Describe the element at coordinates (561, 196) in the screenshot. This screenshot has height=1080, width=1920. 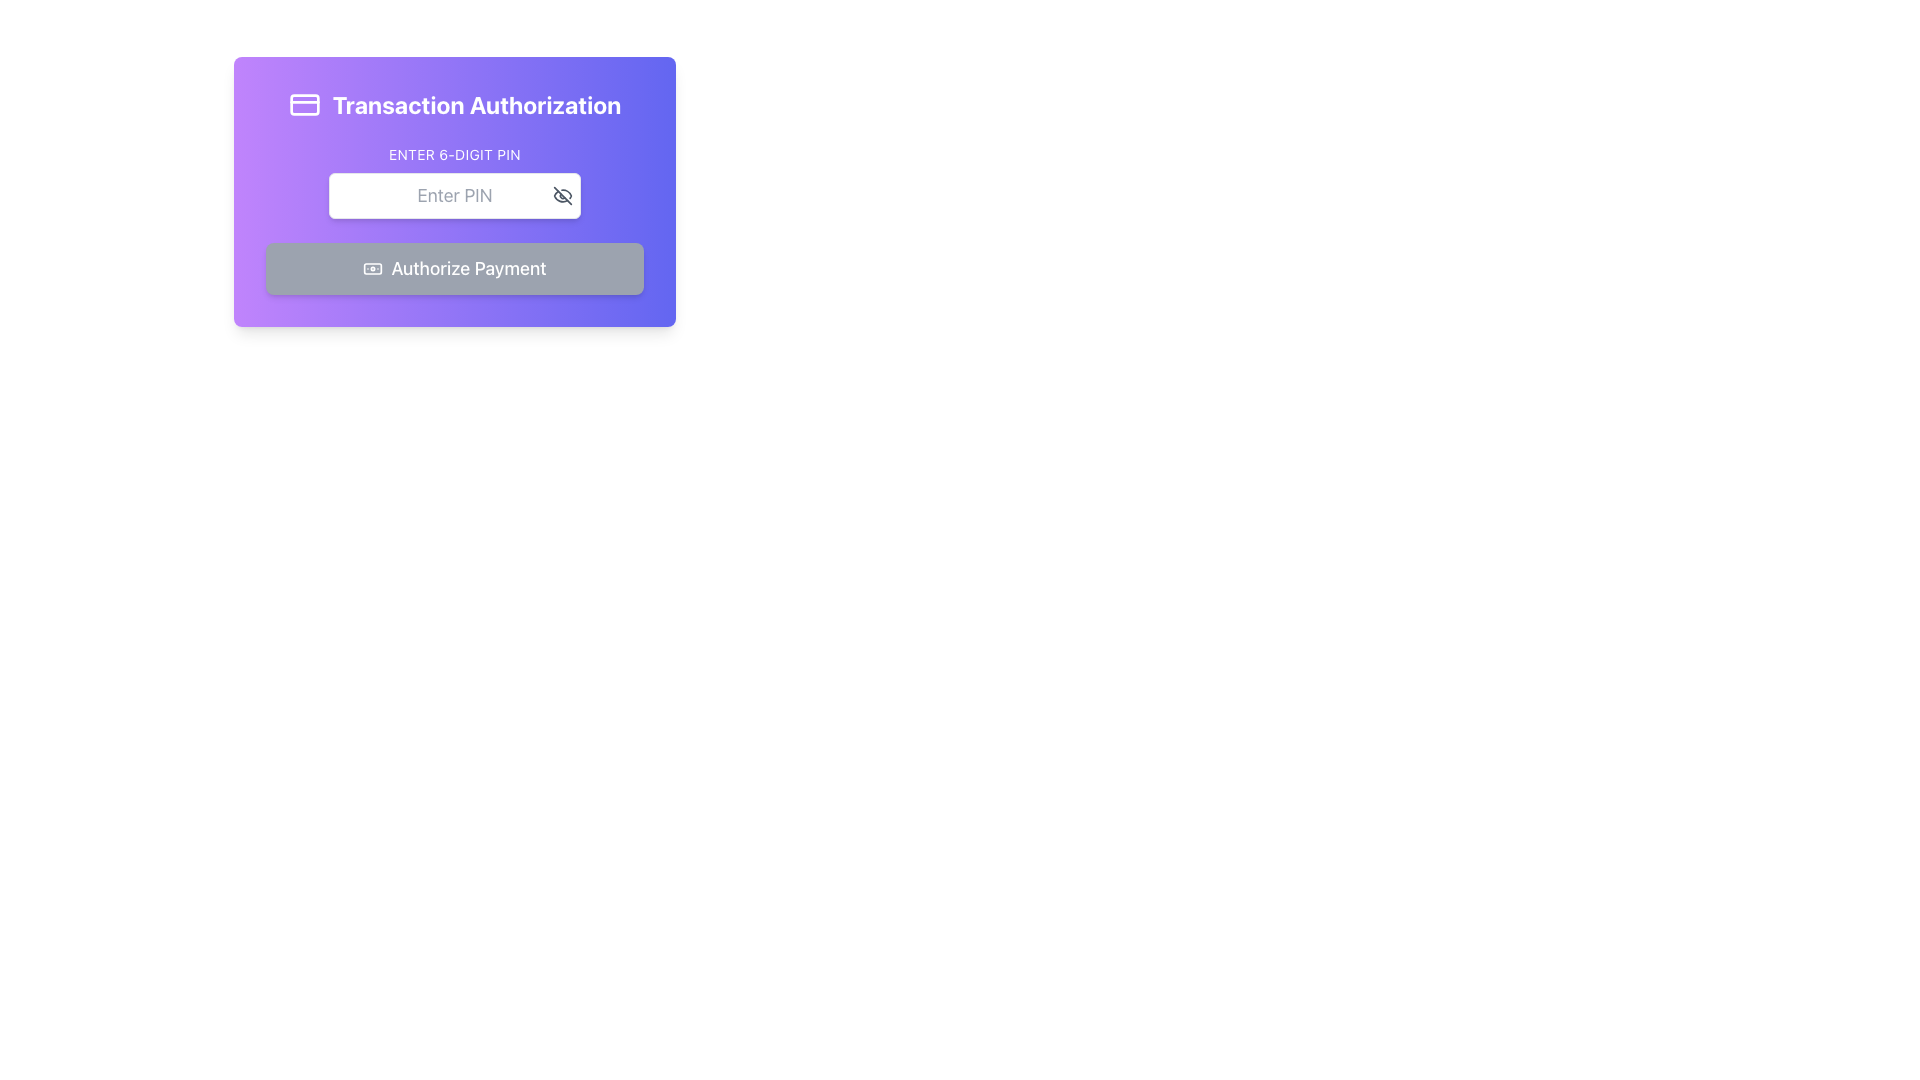
I see `the eye-off icon button located inside the PIN input field` at that location.